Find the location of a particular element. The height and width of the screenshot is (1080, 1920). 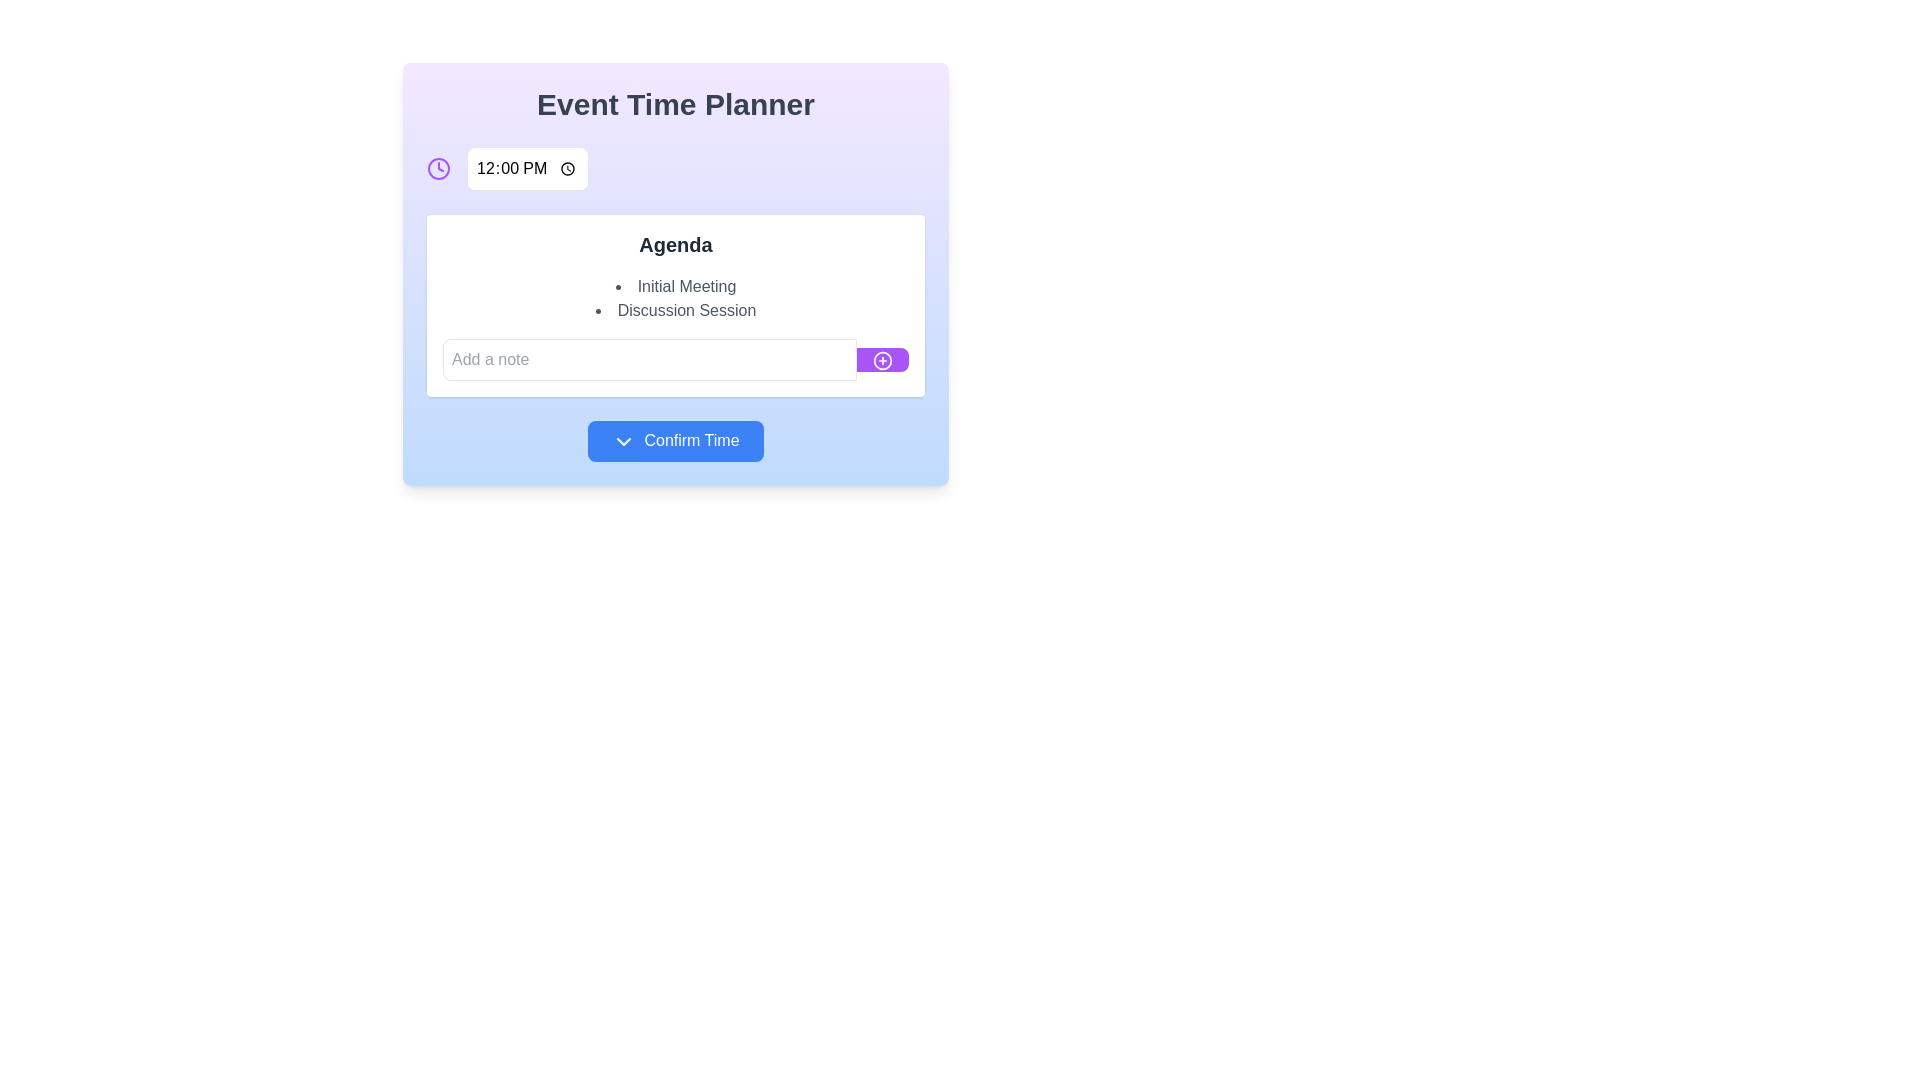

the circular icon button with a purple background and a white plus sign in the center, located to the far right of the note input field is located at coordinates (882, 358).